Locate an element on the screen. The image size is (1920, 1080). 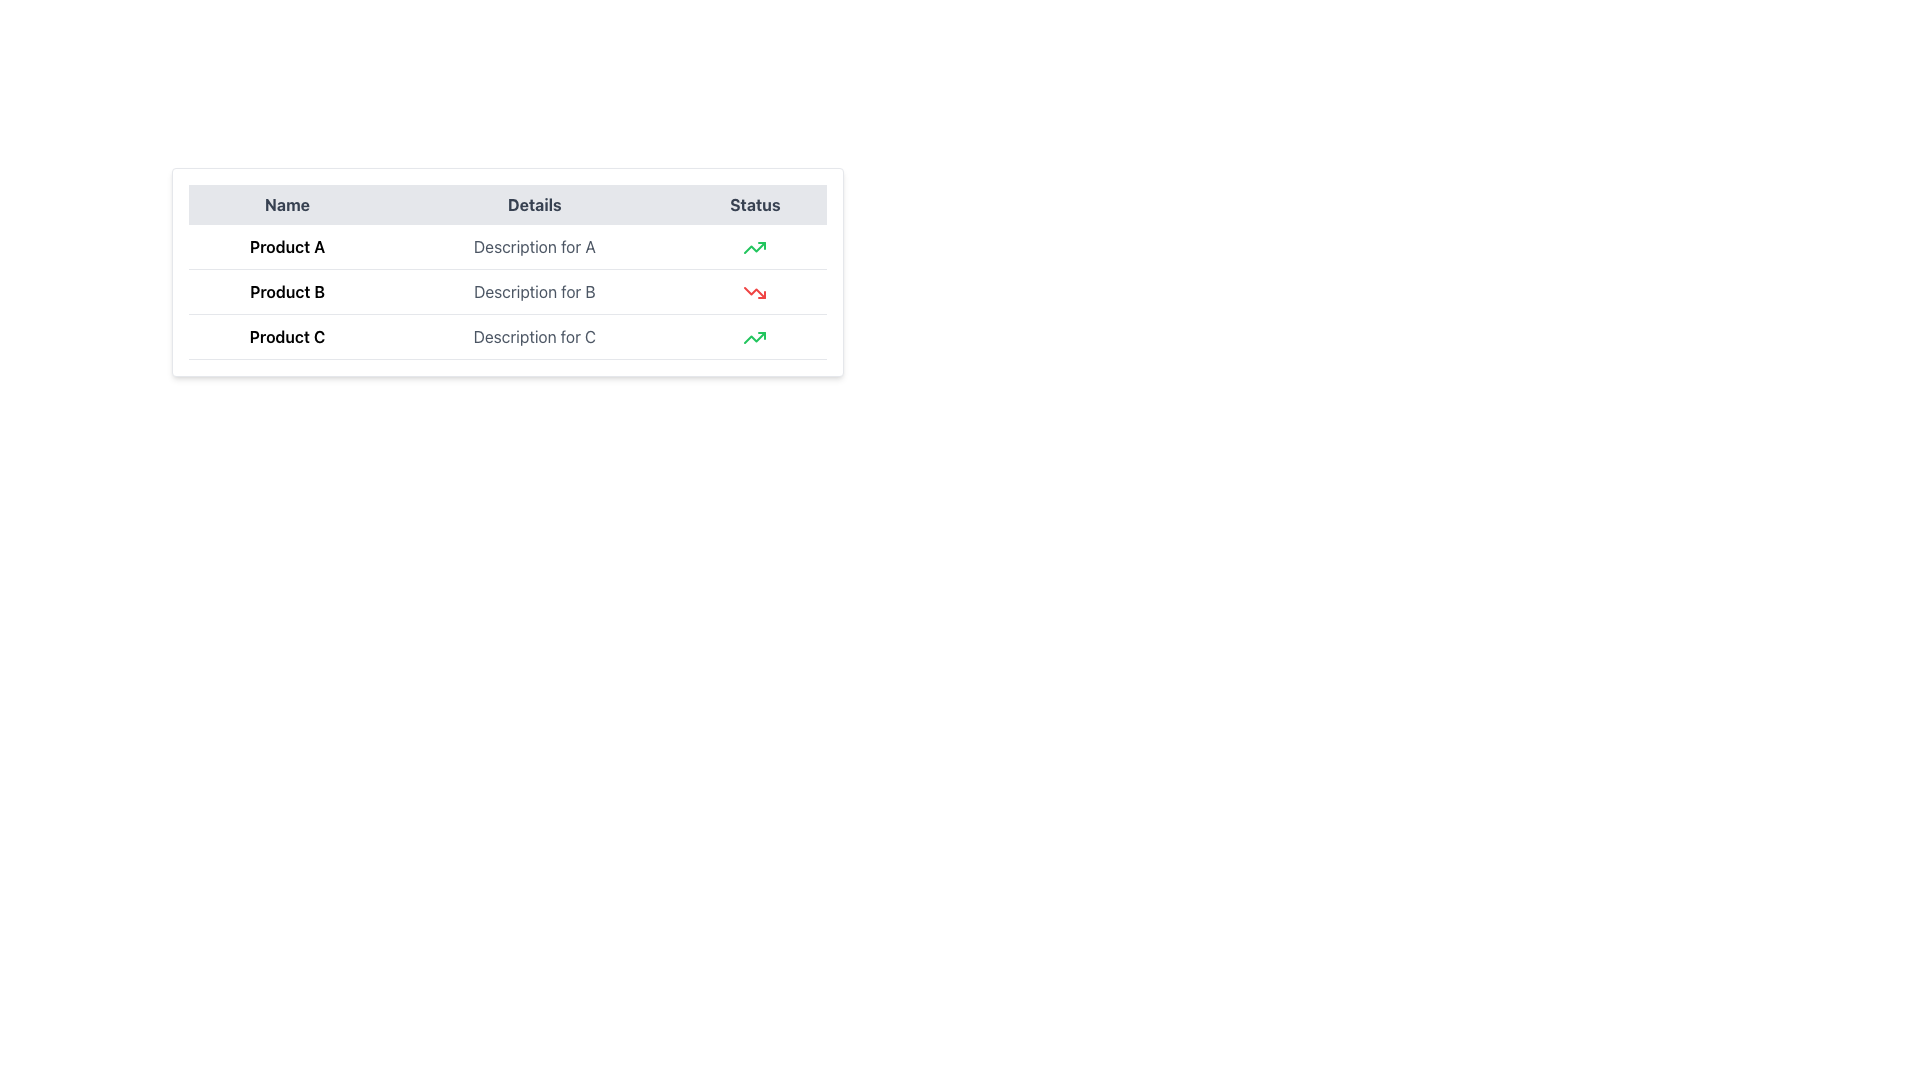
the Status Icon in the second row of the table, within the 'Status' column, which indicates a negative status for 'Product B' is located at coordinates (754, 293).